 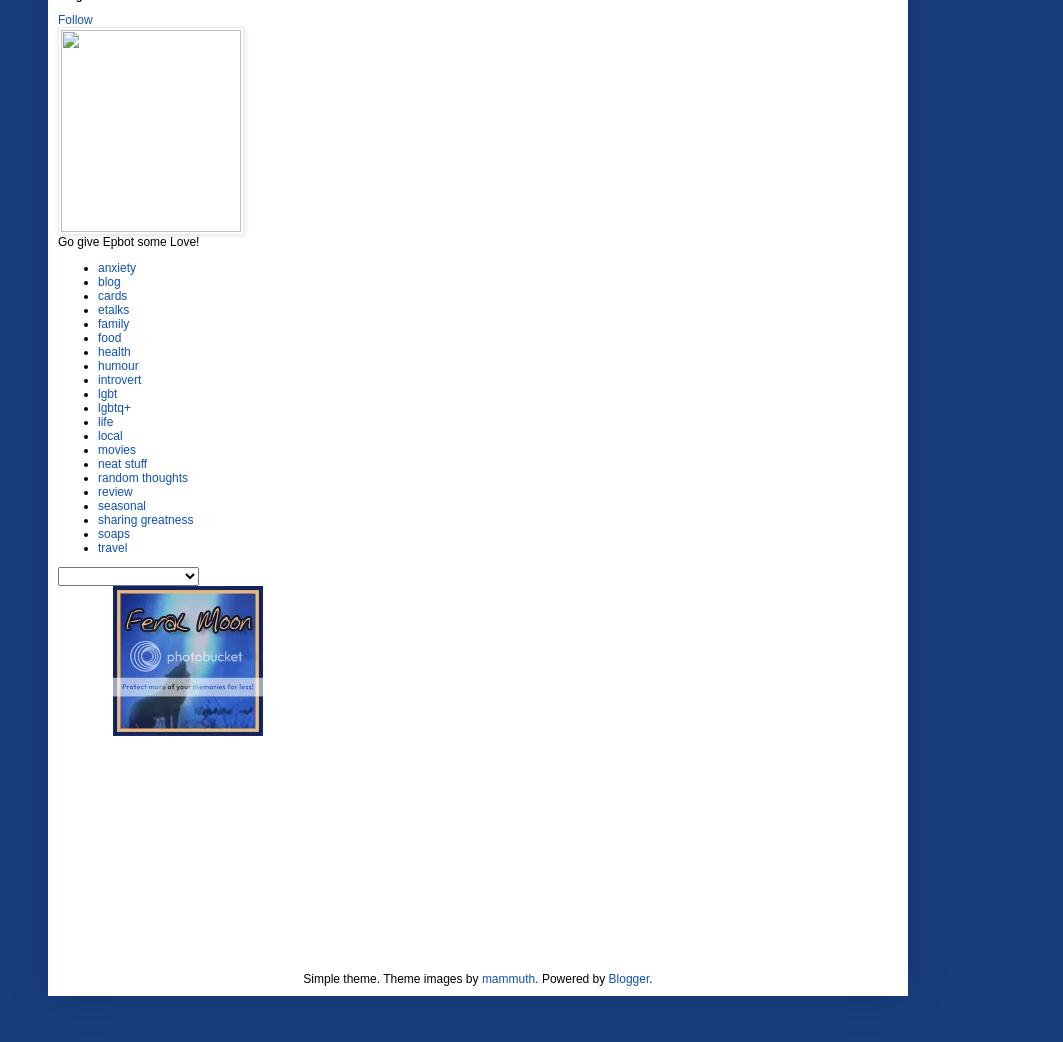 What do you see at coordinates (107, 392) in the screenshot?
I see `'lgbt'` at bounding box center [107, 392].